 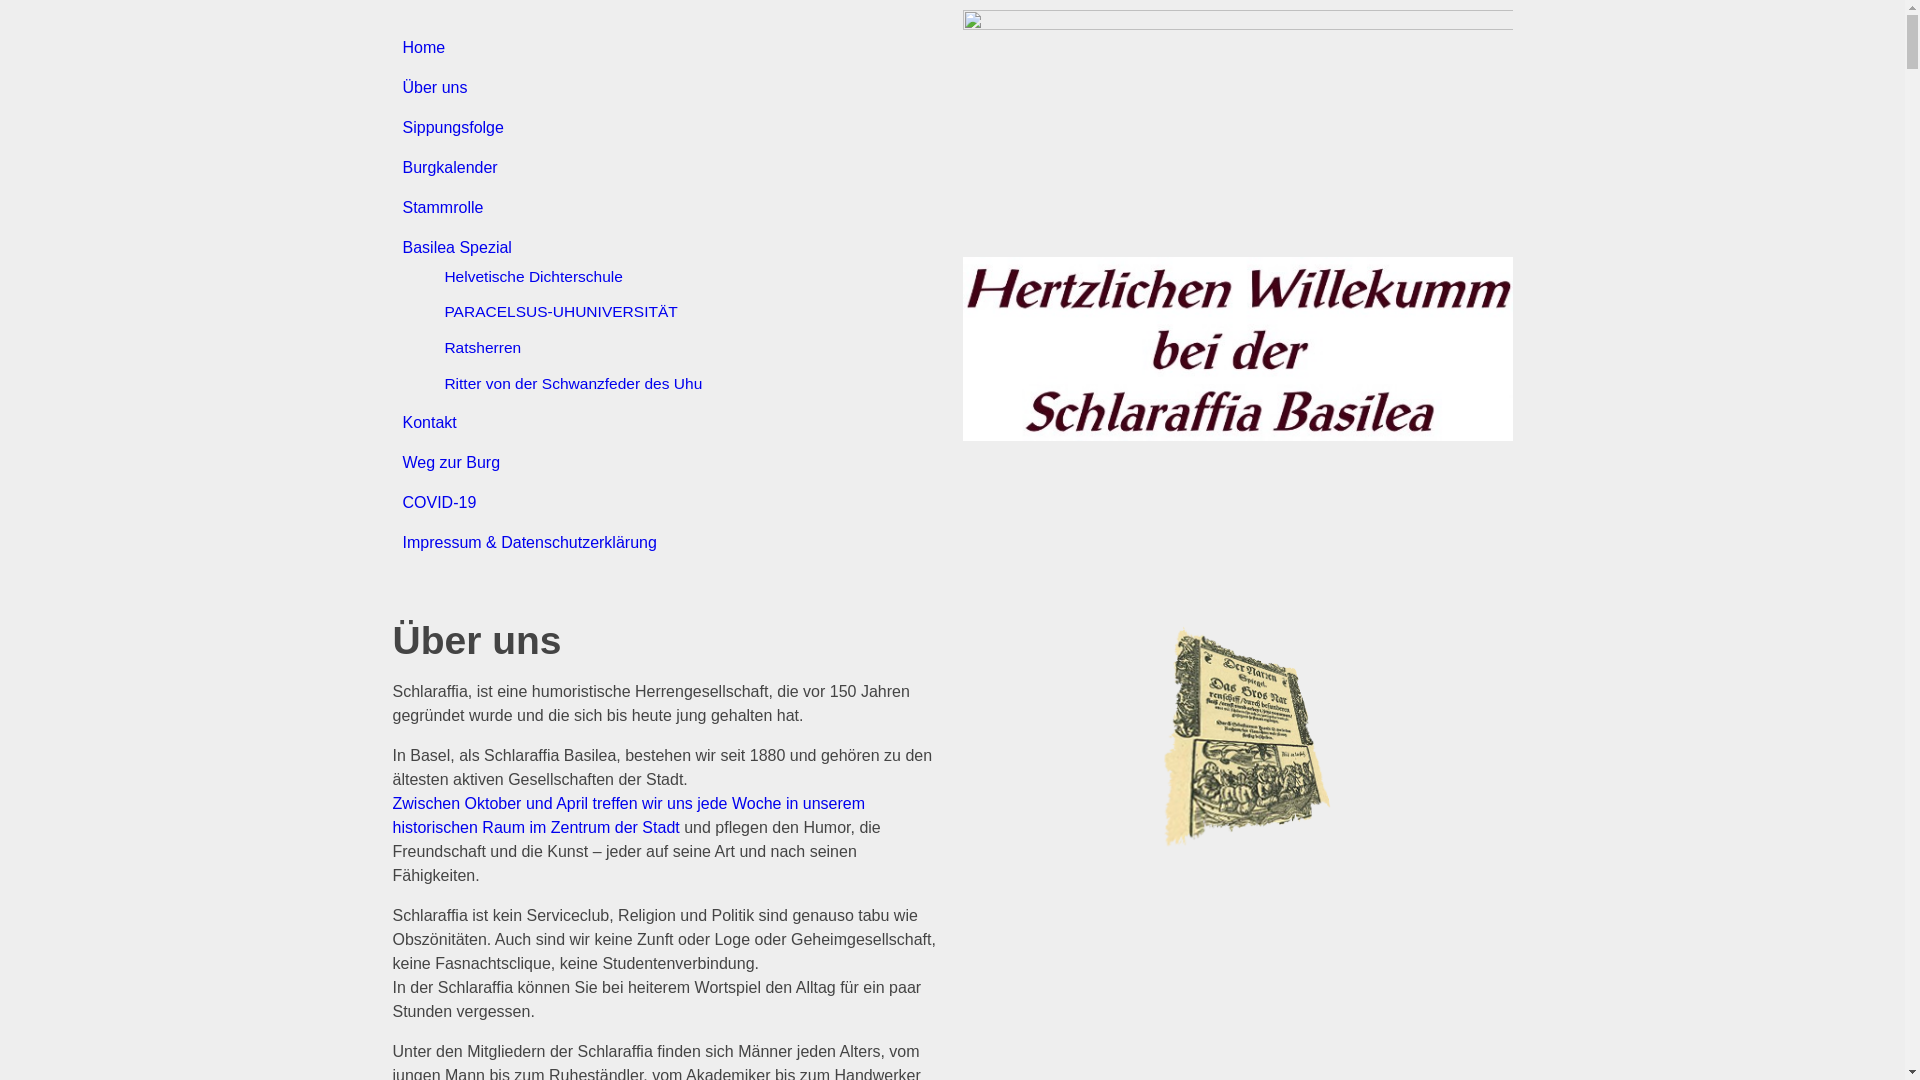 I want to click on 'Kontakt', so click(x=427, y=421).